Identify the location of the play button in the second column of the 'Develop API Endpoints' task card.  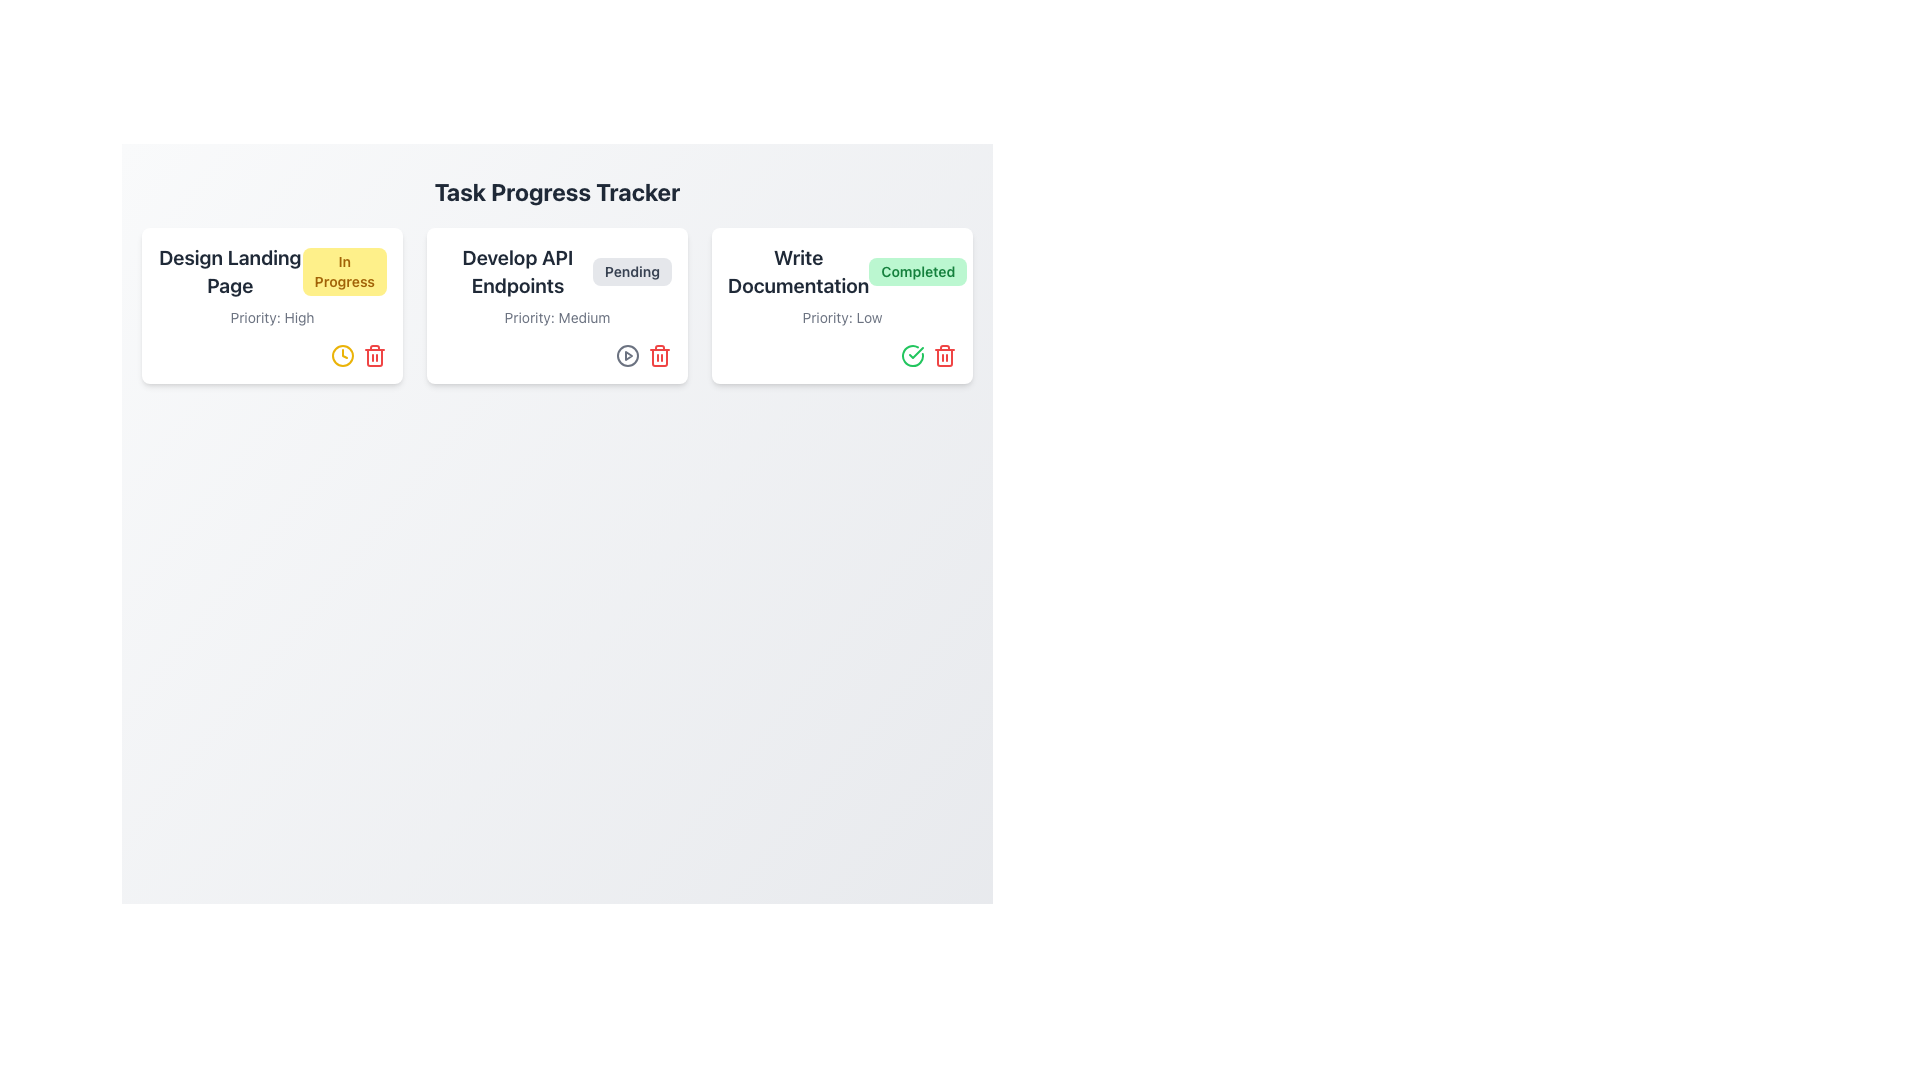
(627, 354).